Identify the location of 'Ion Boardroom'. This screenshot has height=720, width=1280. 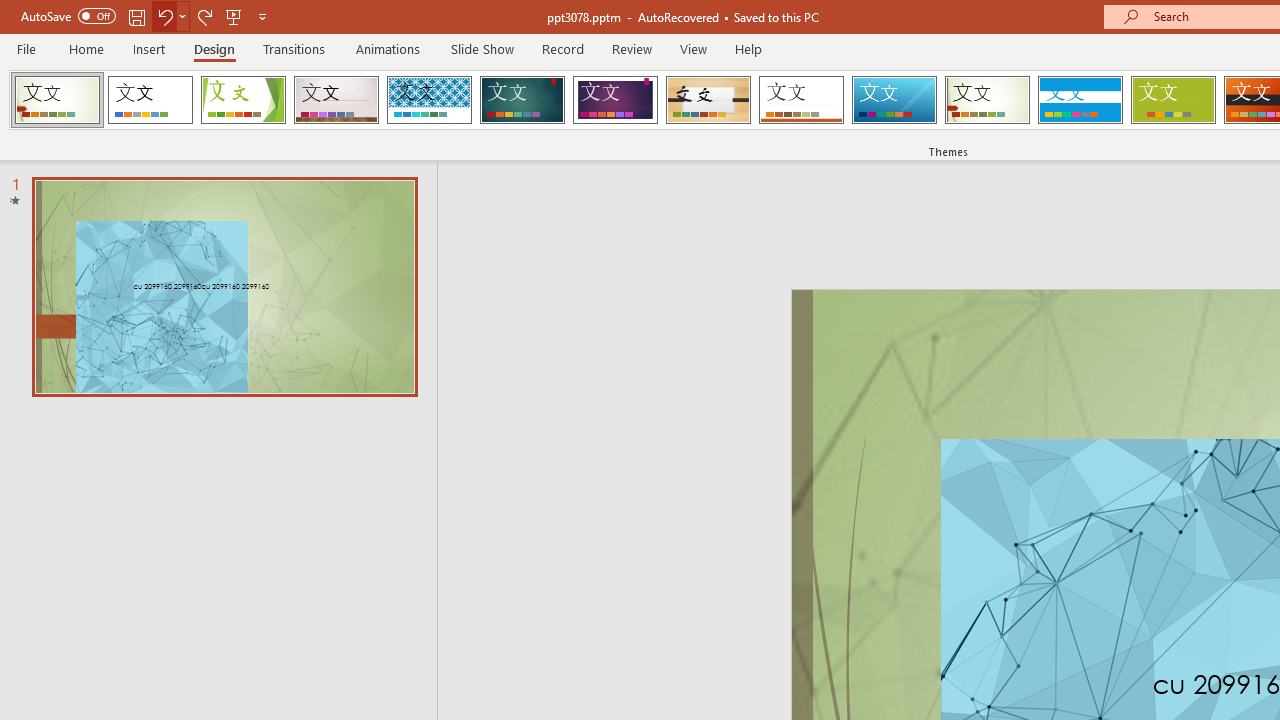
(614, 100).